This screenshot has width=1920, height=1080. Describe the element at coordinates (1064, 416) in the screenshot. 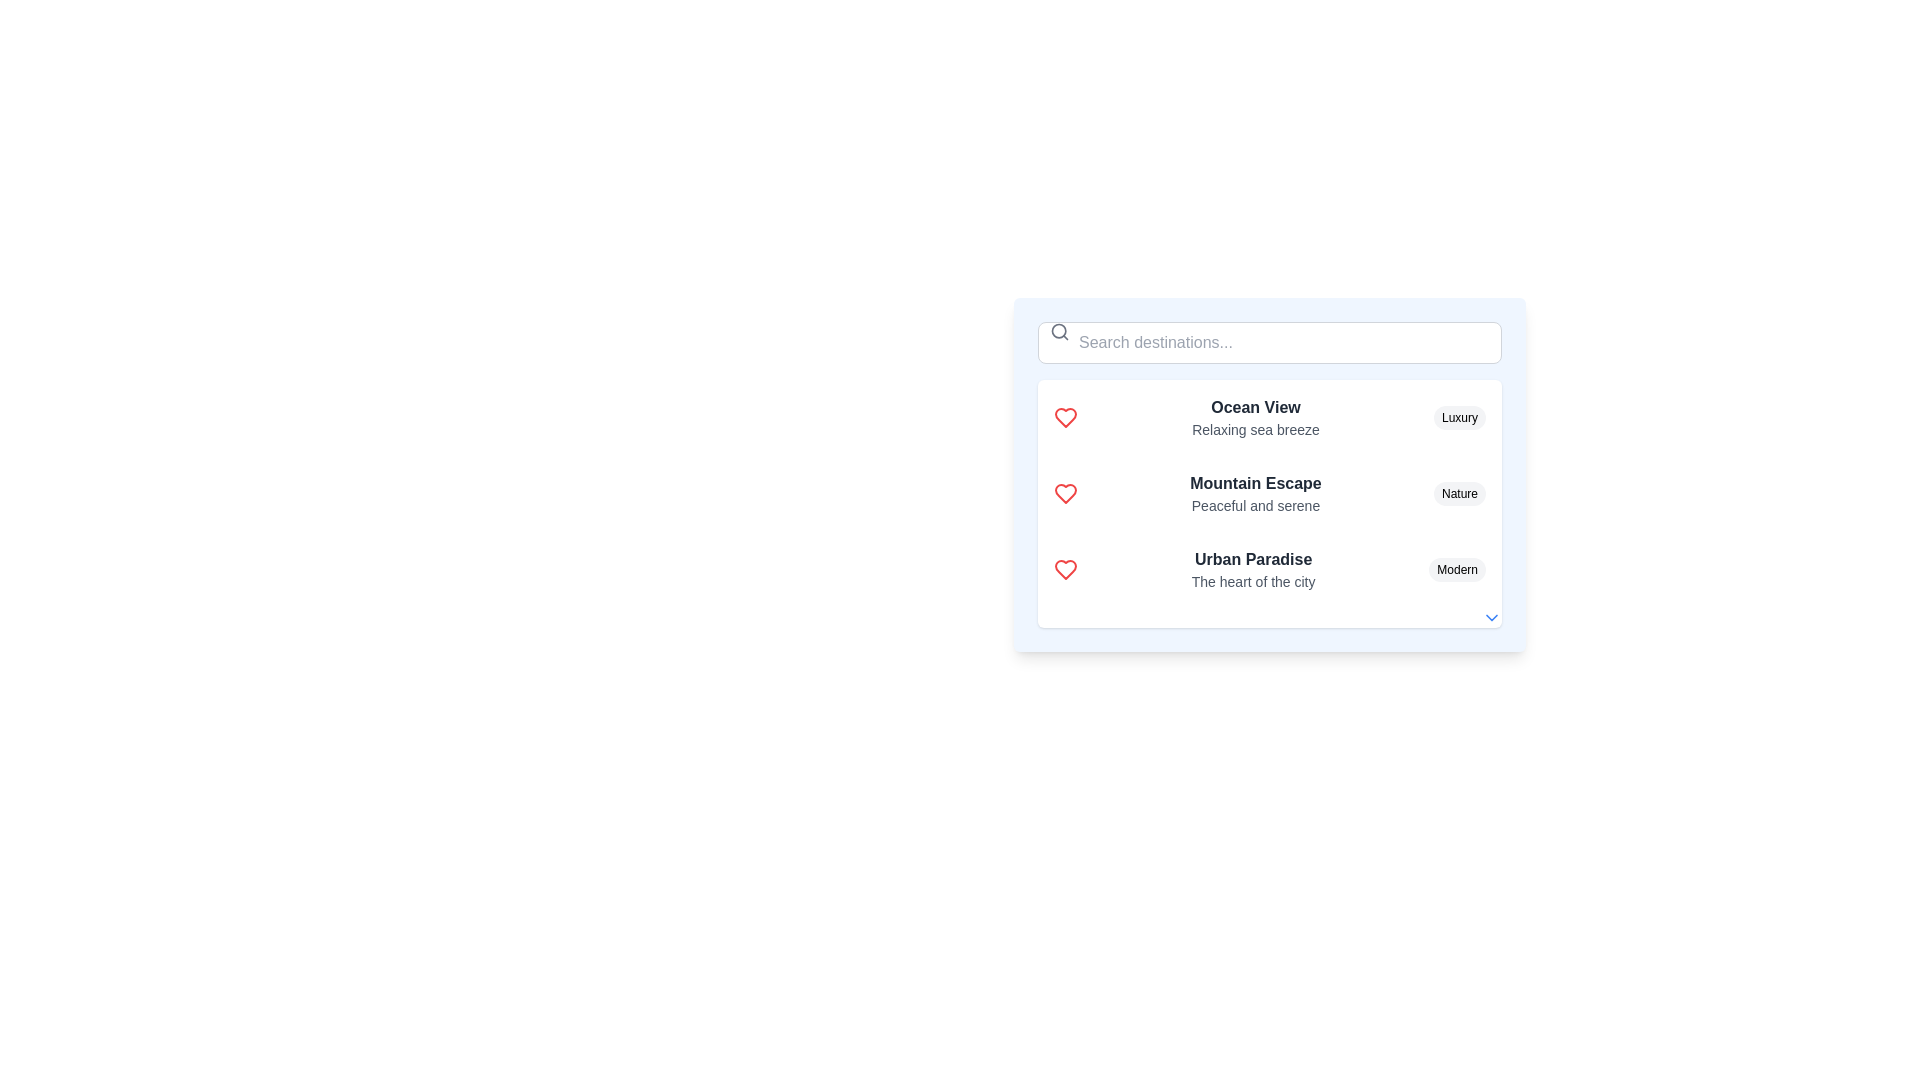

I see `the heart icon located to the left of the 'Ocean View' text to mark it as liked` at that location.